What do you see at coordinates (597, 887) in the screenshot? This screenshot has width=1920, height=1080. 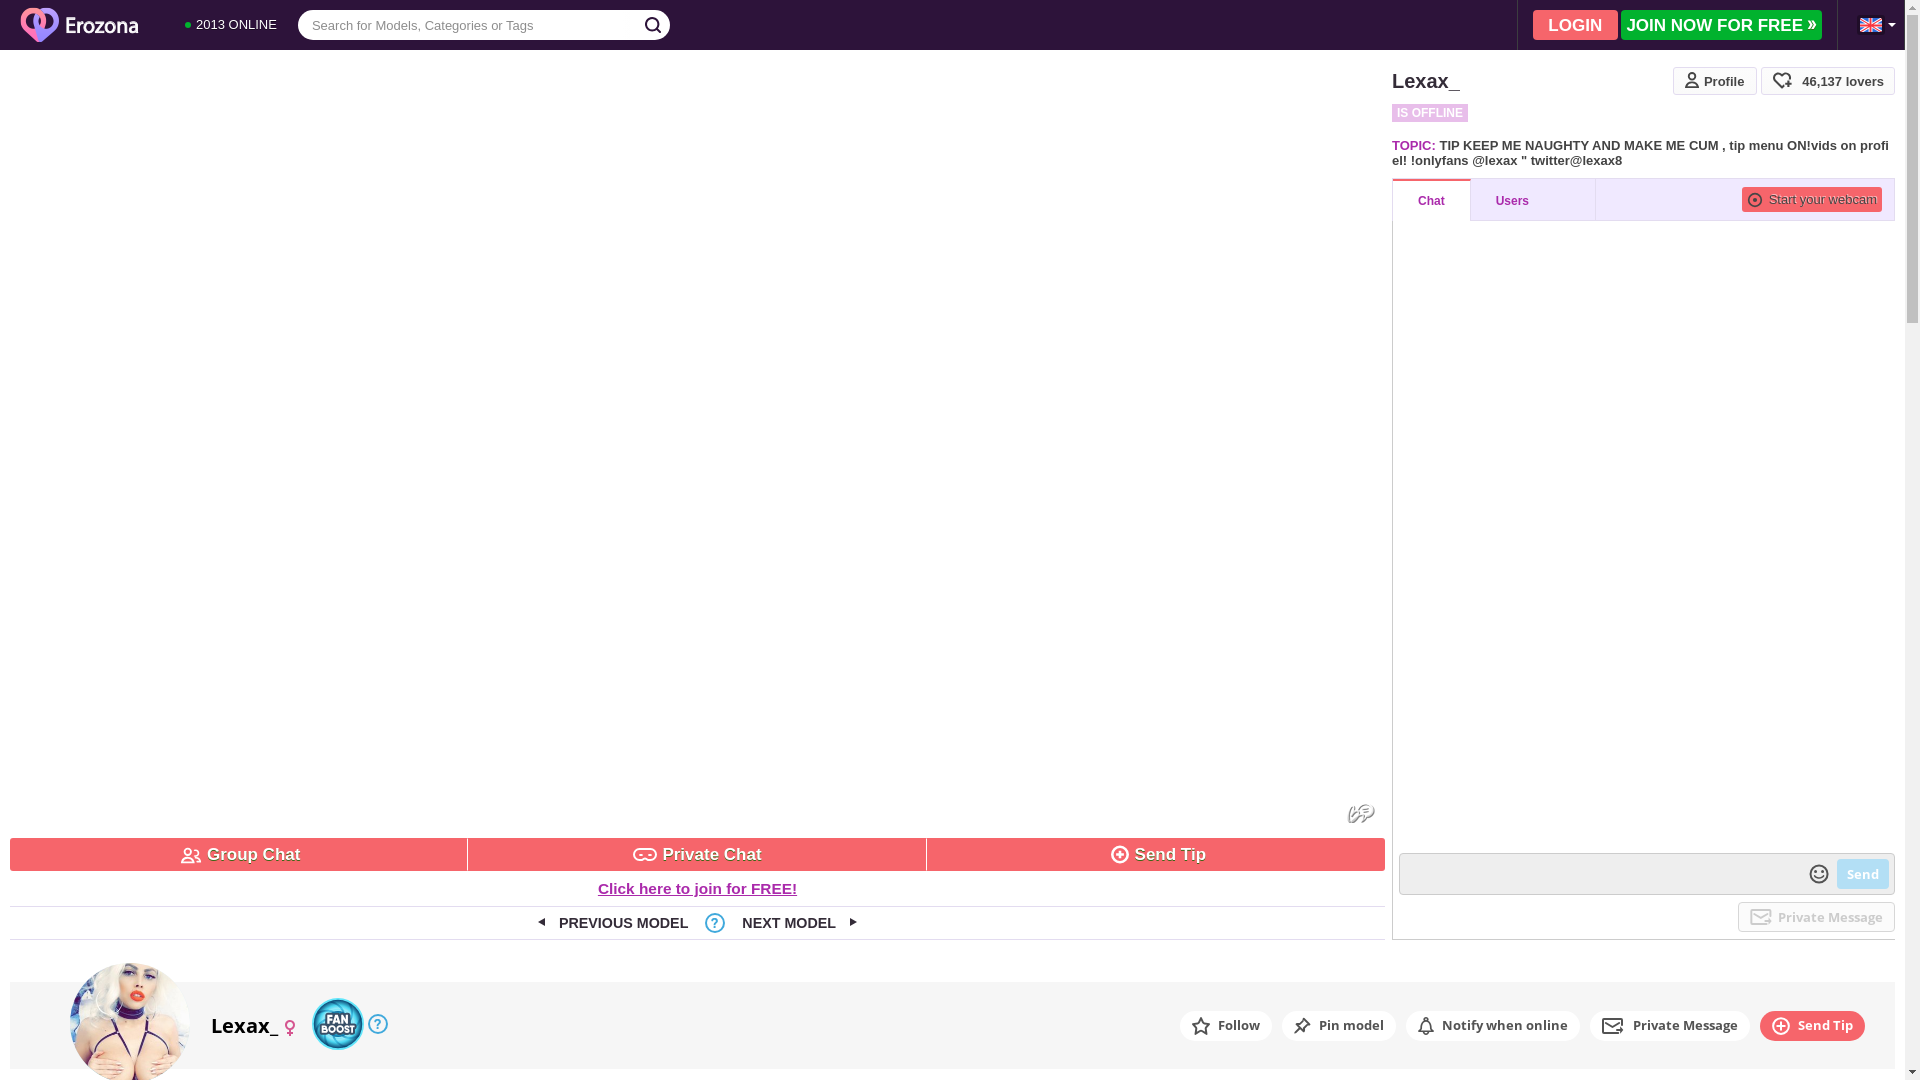 I see `'Click here to join for FREE!'` at bounding box center [597, 887].